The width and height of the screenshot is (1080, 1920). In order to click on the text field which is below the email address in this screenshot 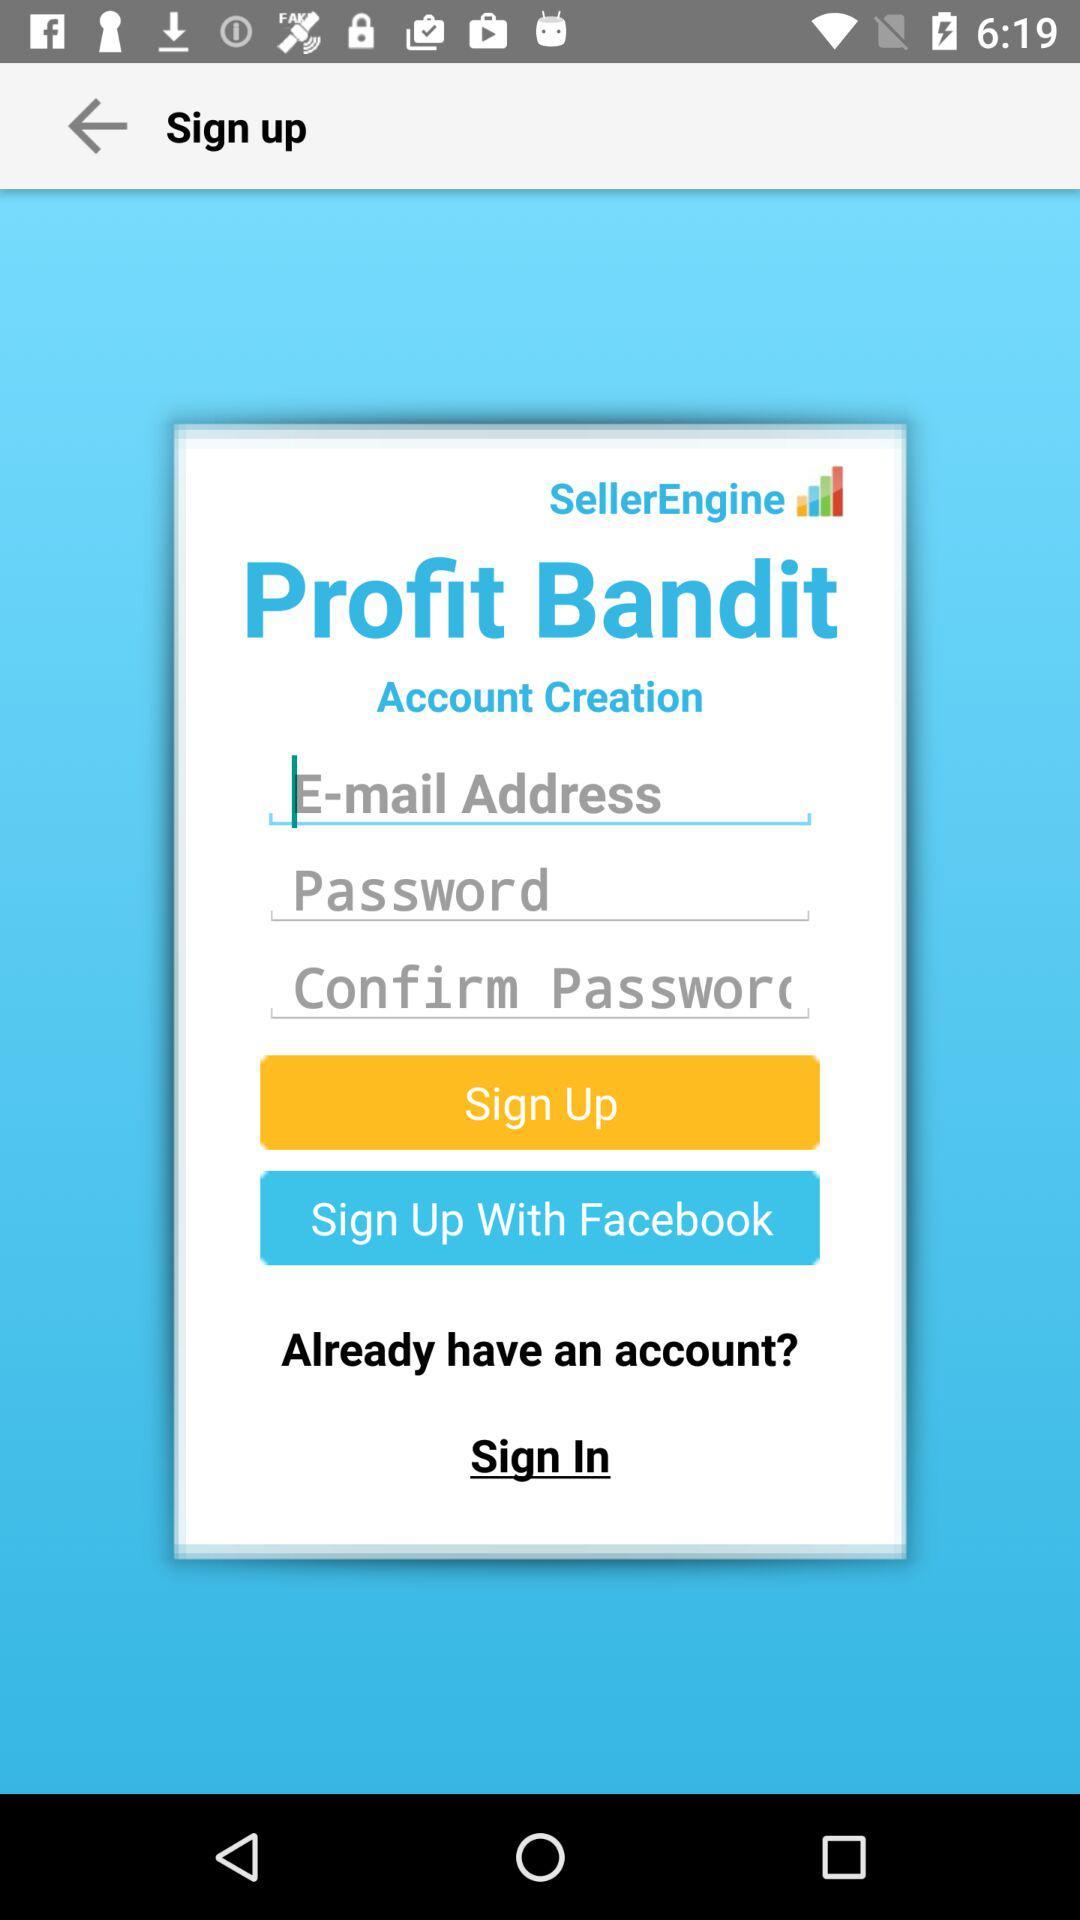, I will do `click(540, 888)`.